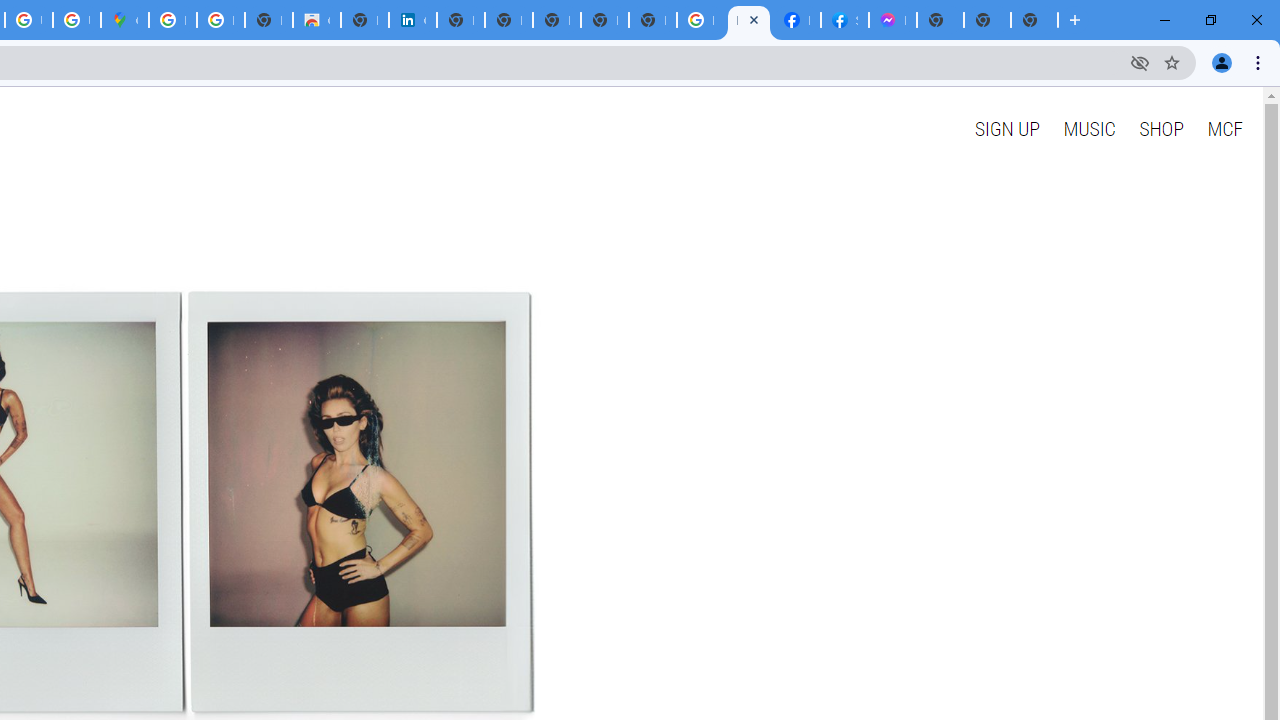 Image resolution: width=1280 pixels, height=720 pixels. I want to click on 'Messenger', so click(891, 20).